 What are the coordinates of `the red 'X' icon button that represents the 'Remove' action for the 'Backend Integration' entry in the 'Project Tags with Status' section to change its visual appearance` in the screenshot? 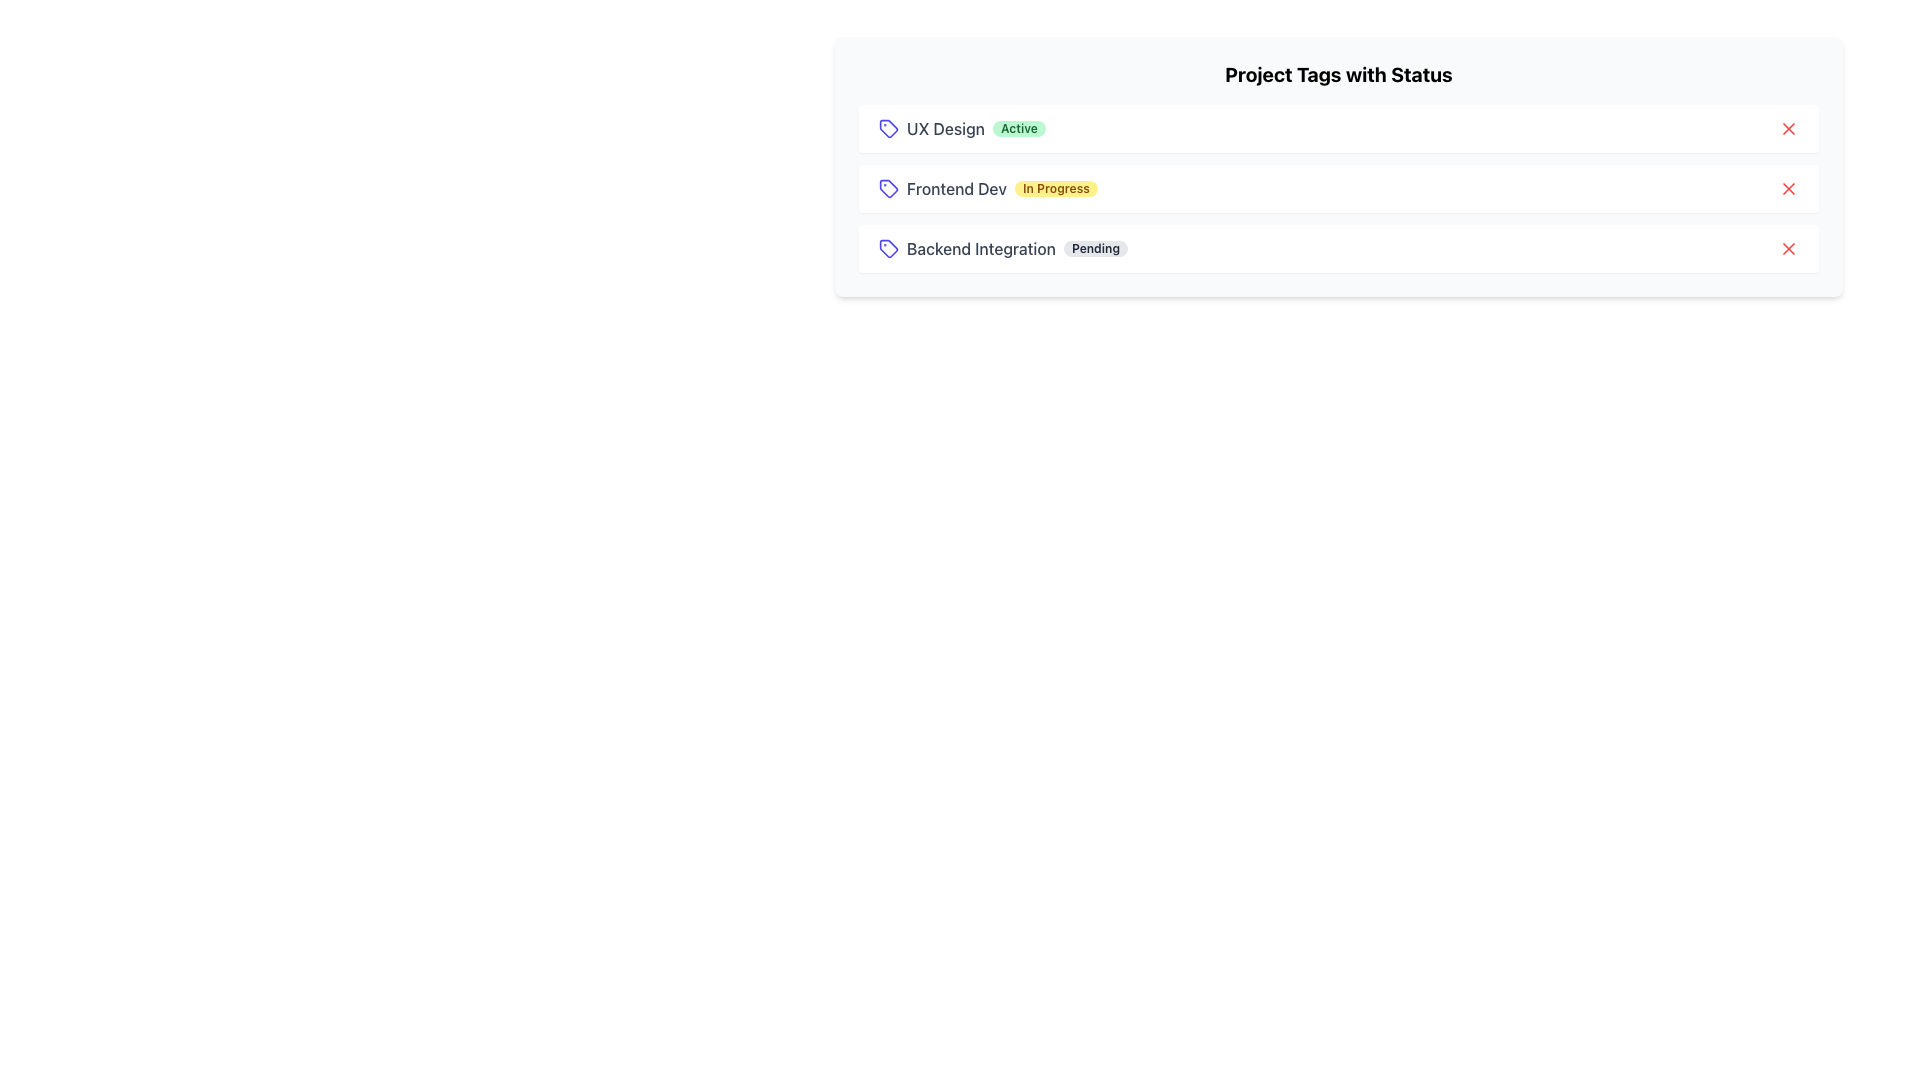 It's located at (1789, 248).